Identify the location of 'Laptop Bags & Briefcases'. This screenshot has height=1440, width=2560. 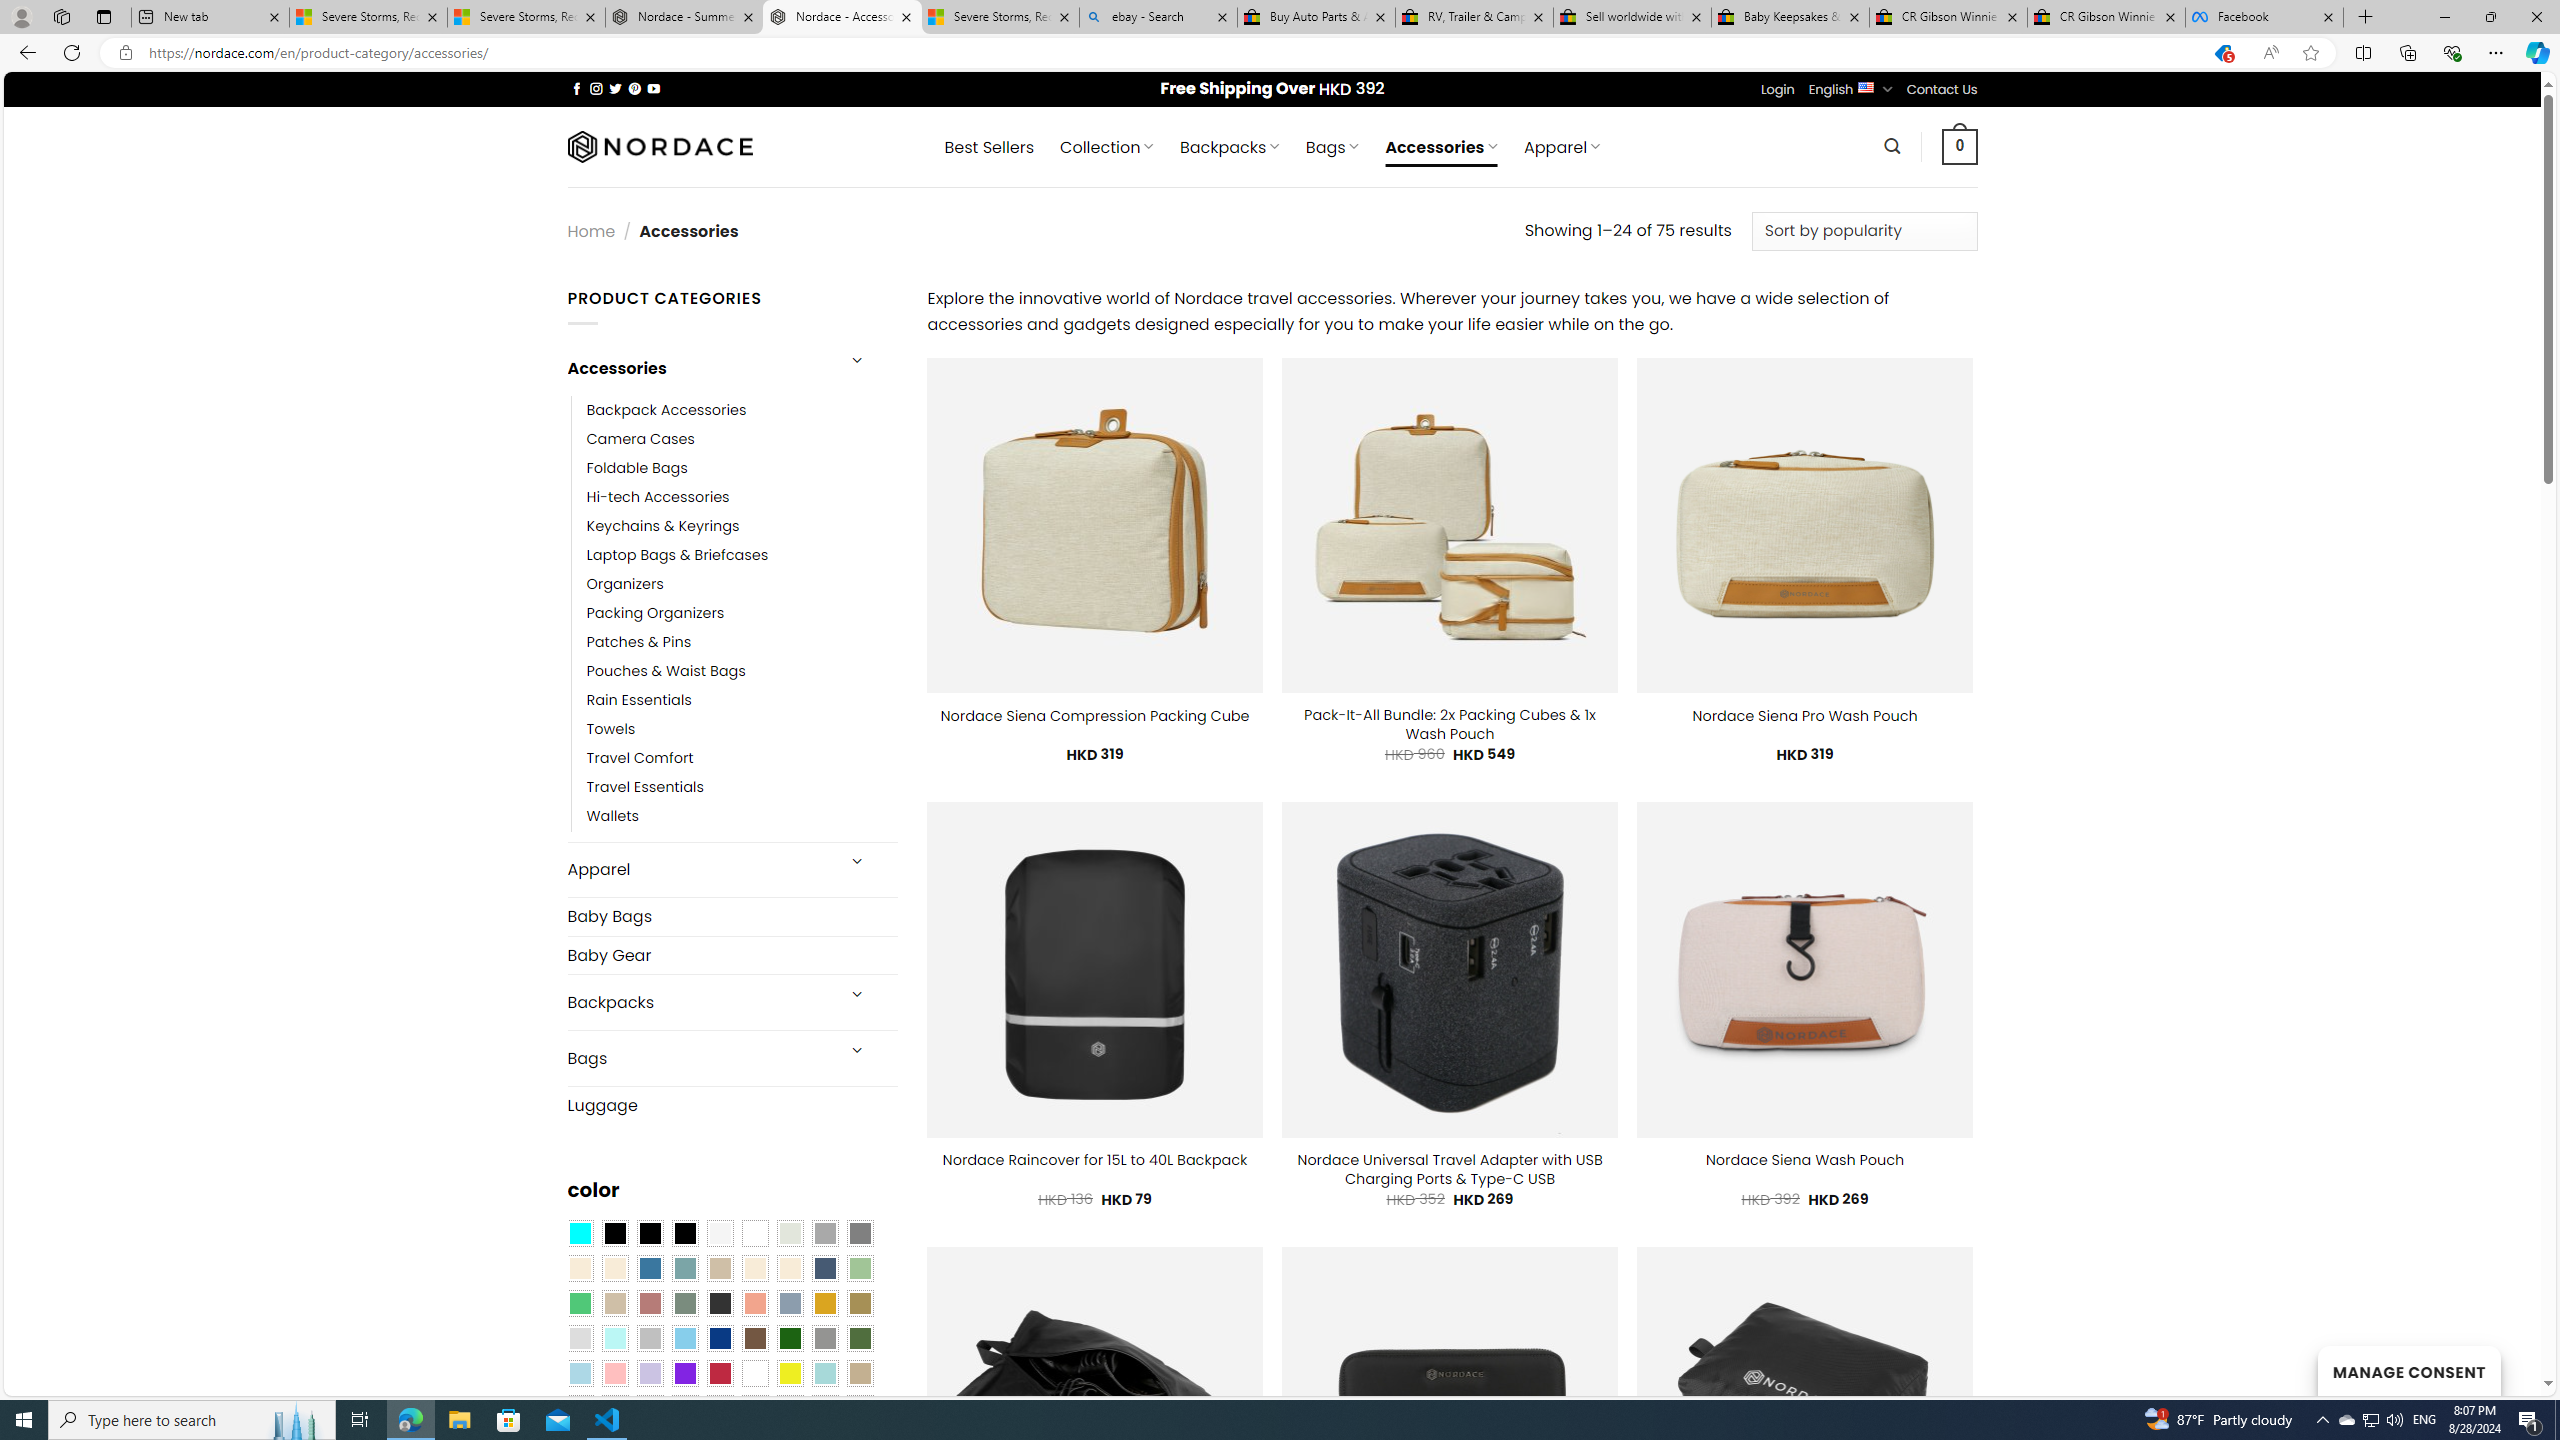
(676, 555).